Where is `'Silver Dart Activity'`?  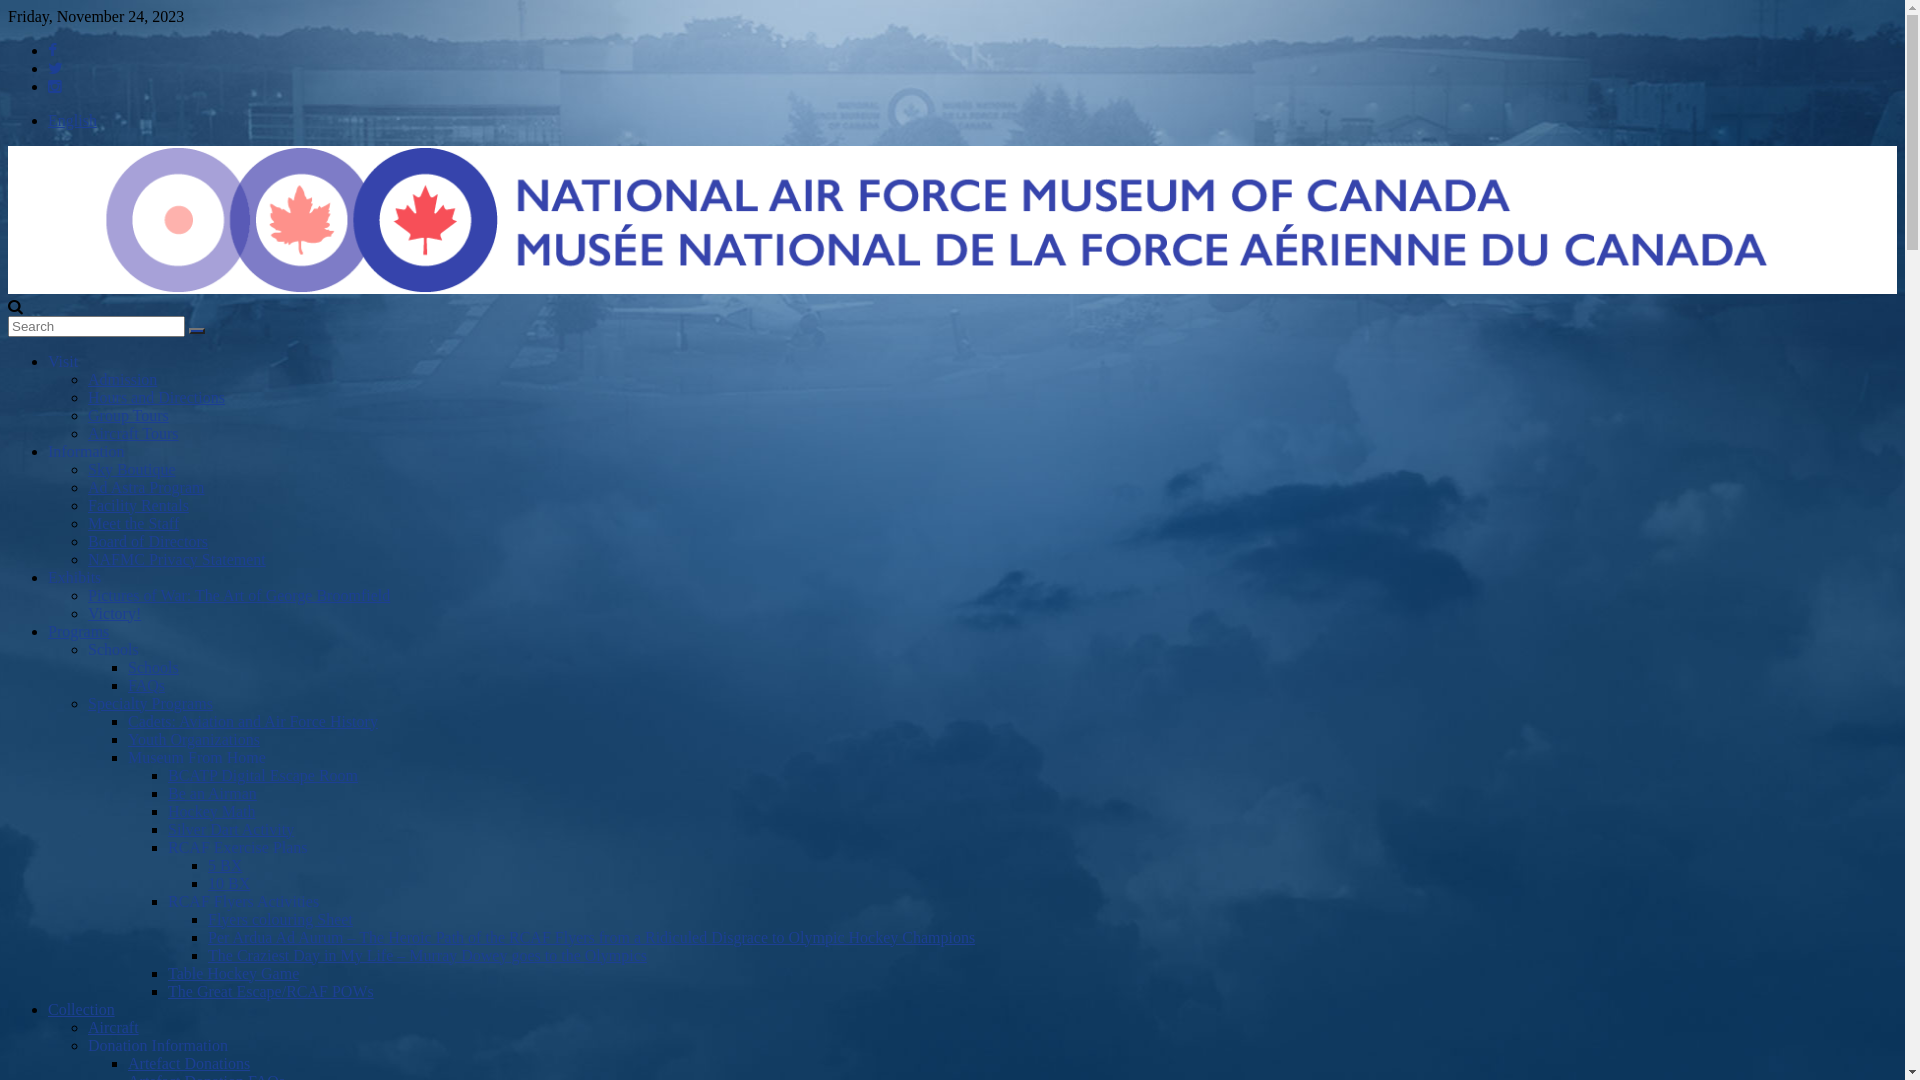 'Silver Dart Activity' is located at coordinates (230, 829).